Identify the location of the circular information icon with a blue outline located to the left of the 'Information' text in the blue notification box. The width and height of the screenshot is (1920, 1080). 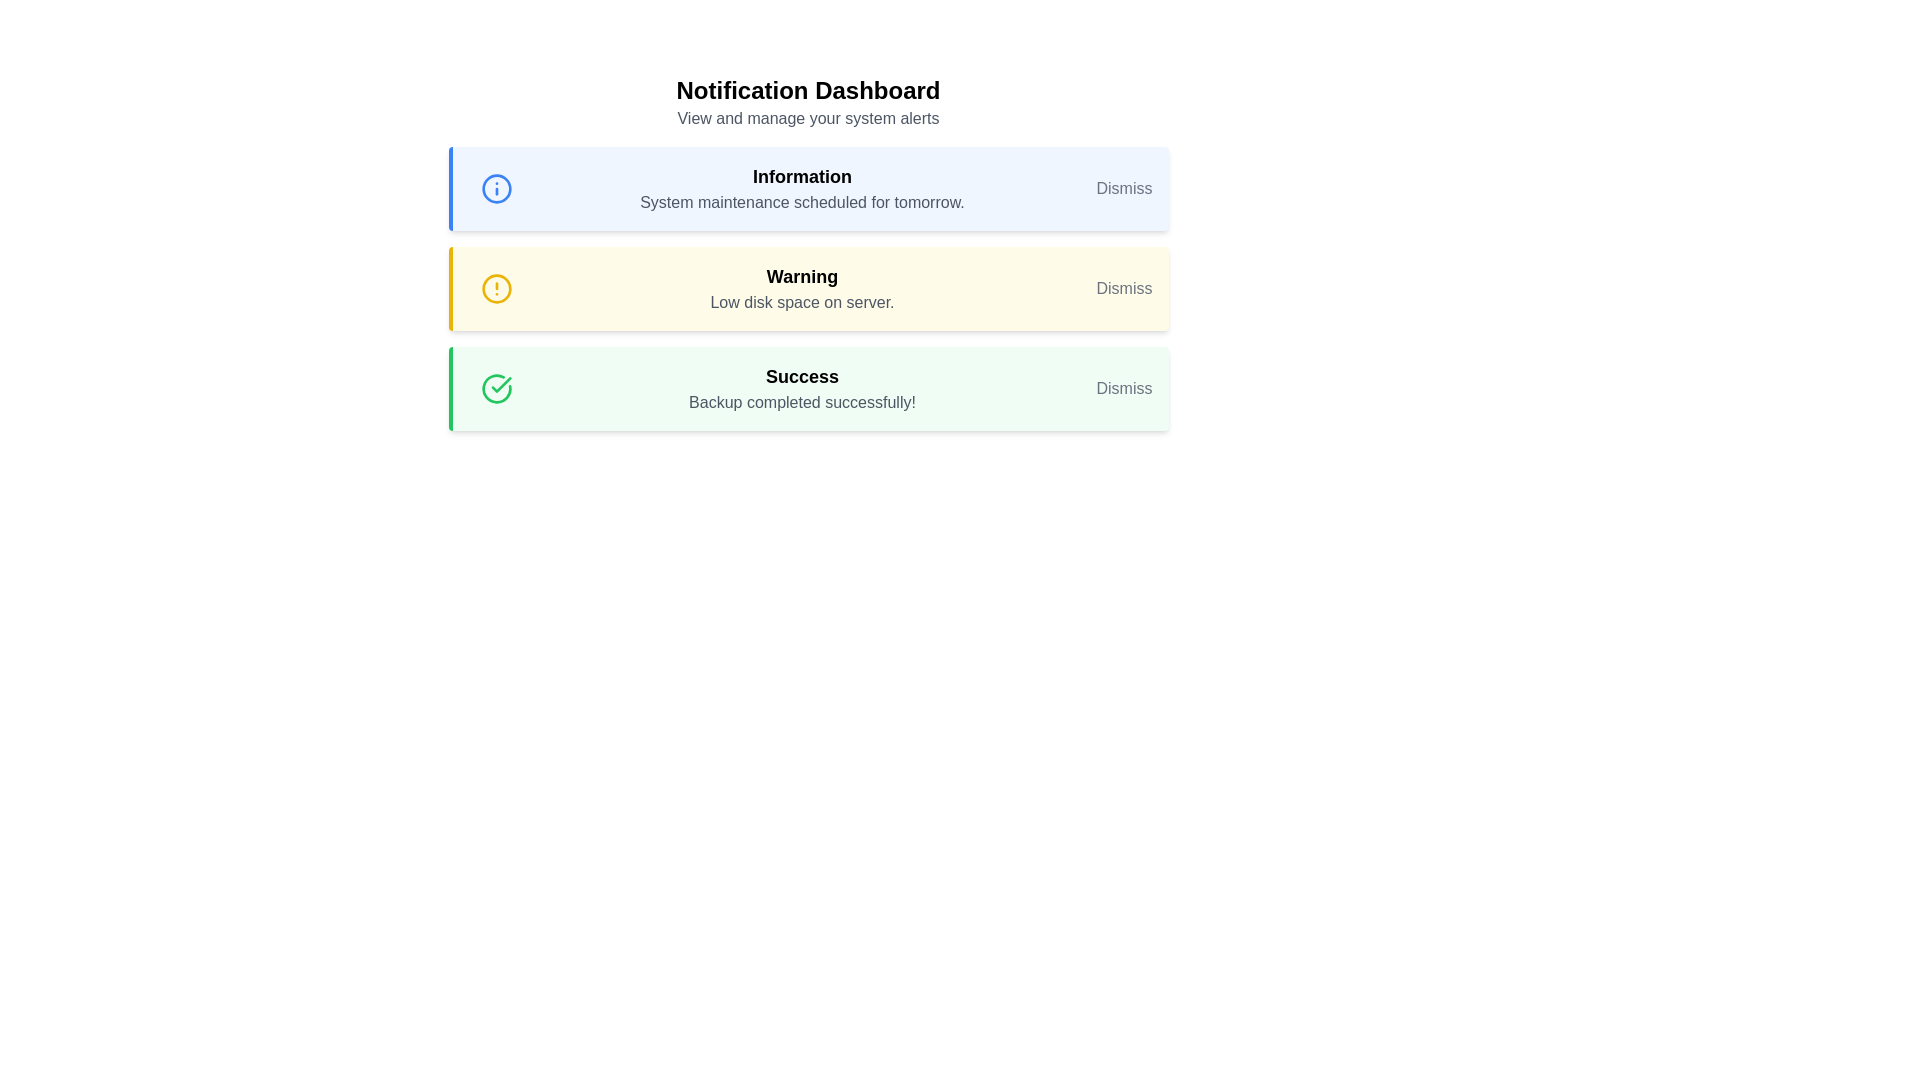
(496, 189).